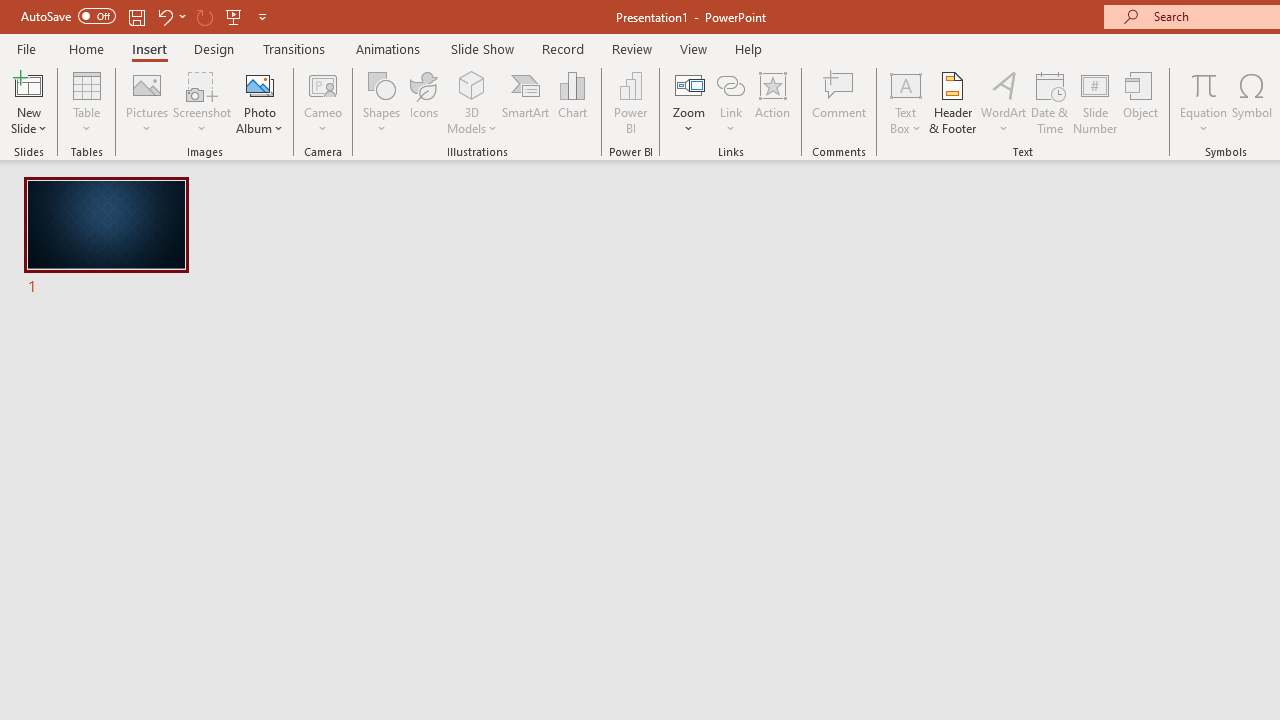 The image size is (1280, 720). I want to click on 'Table', so click(86, 103).